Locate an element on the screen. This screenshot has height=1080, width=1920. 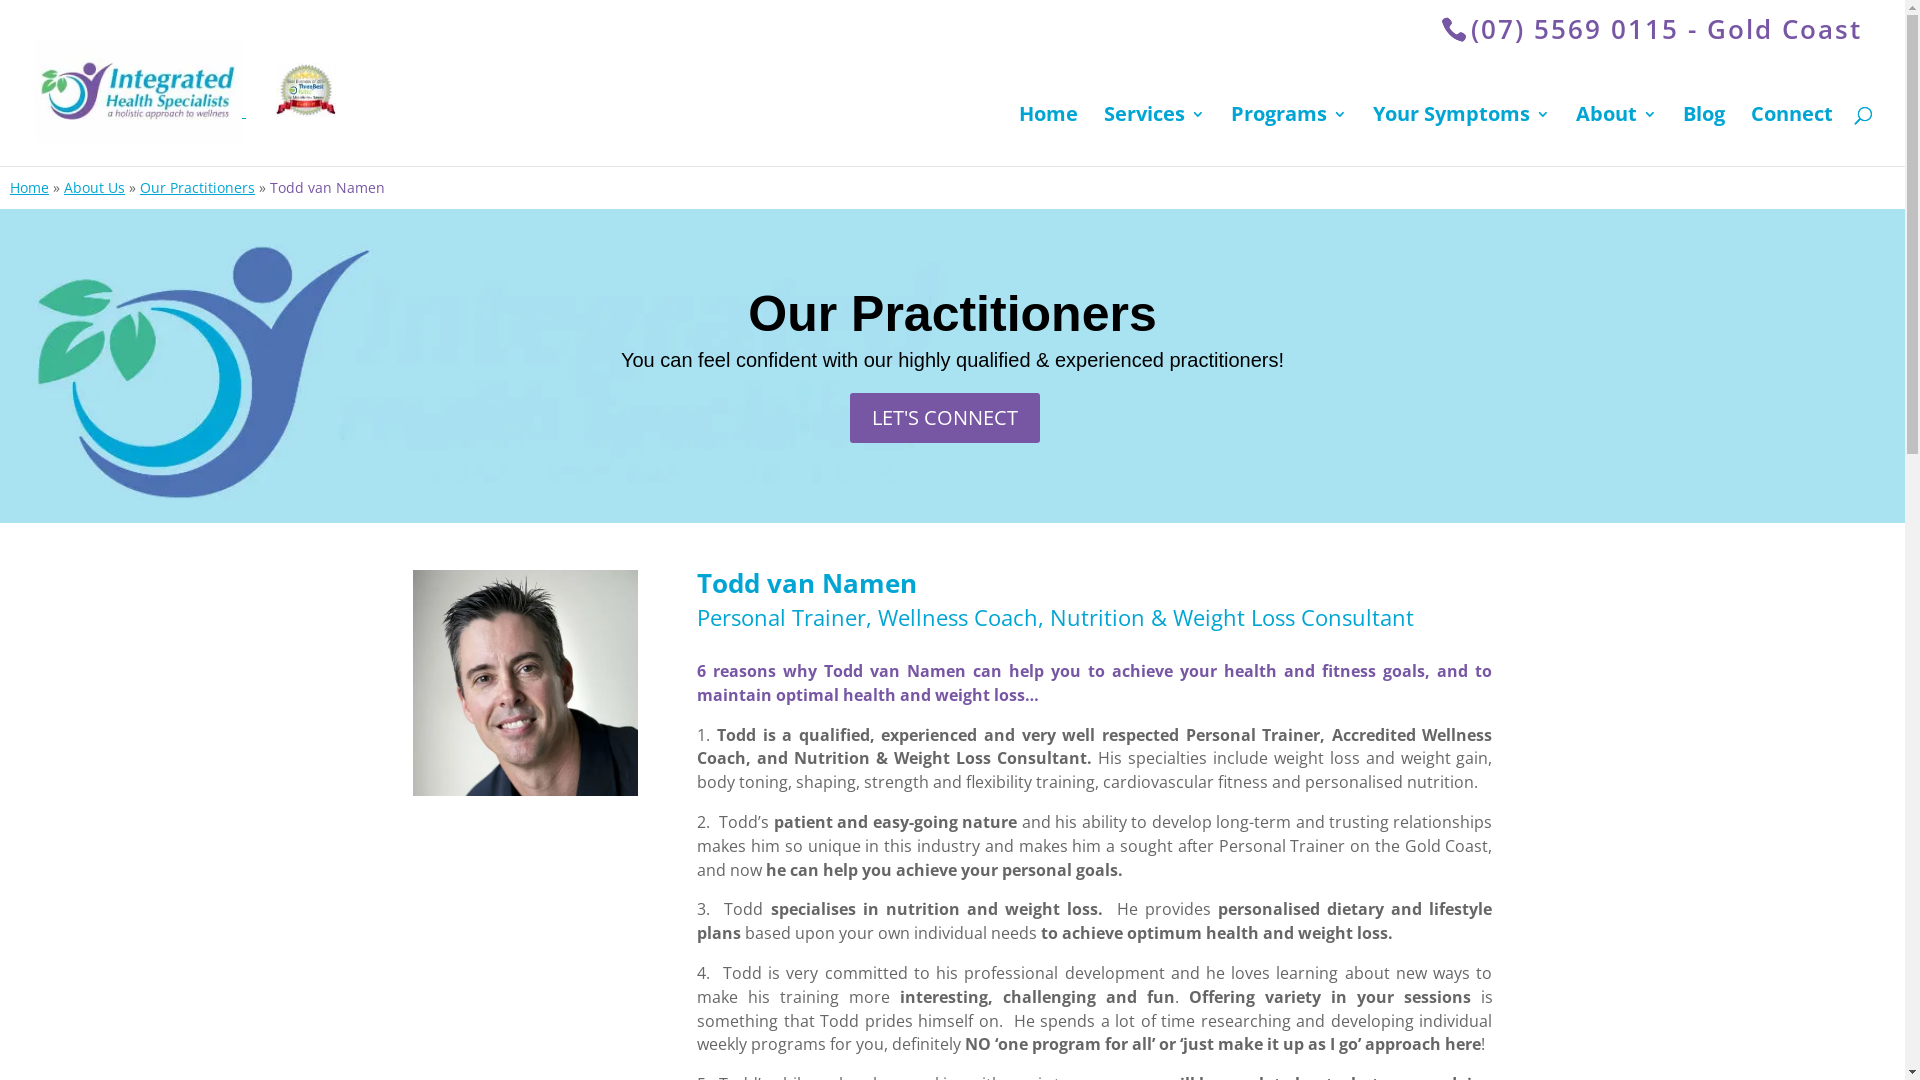
'Your Symptoms' is located at coordinates (1461, 135).